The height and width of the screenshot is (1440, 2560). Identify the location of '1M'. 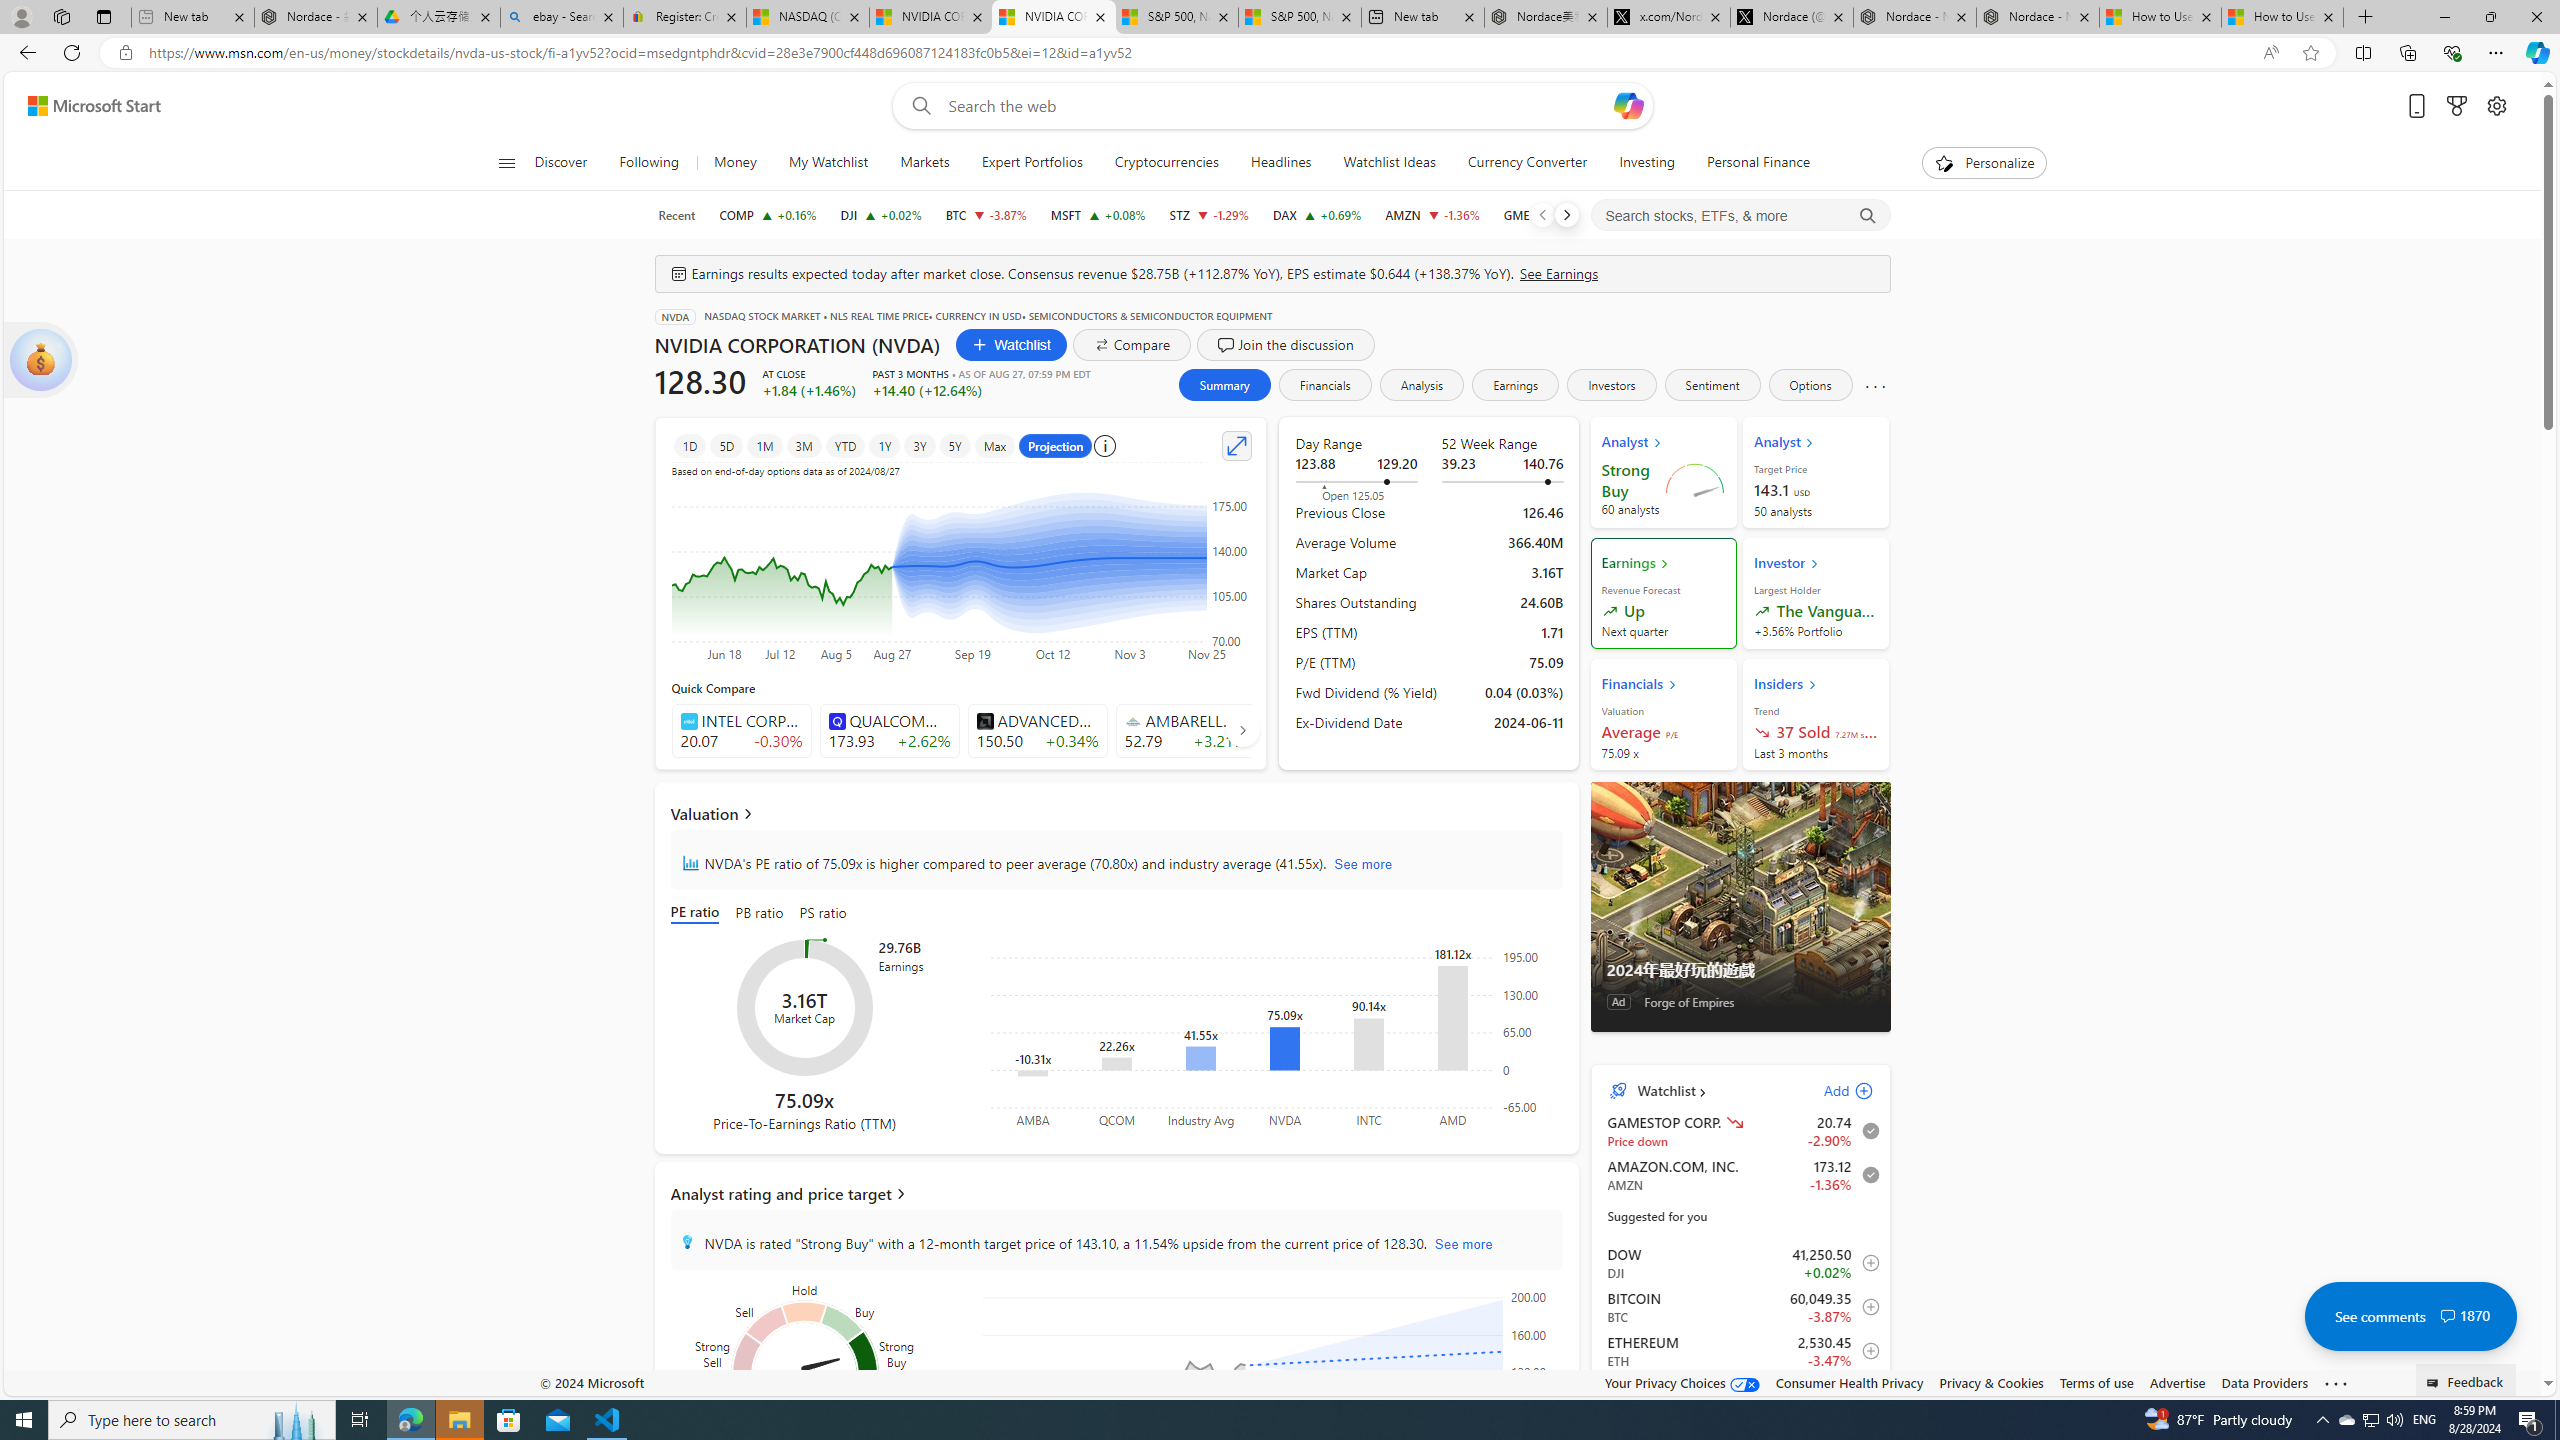
(765, 444).